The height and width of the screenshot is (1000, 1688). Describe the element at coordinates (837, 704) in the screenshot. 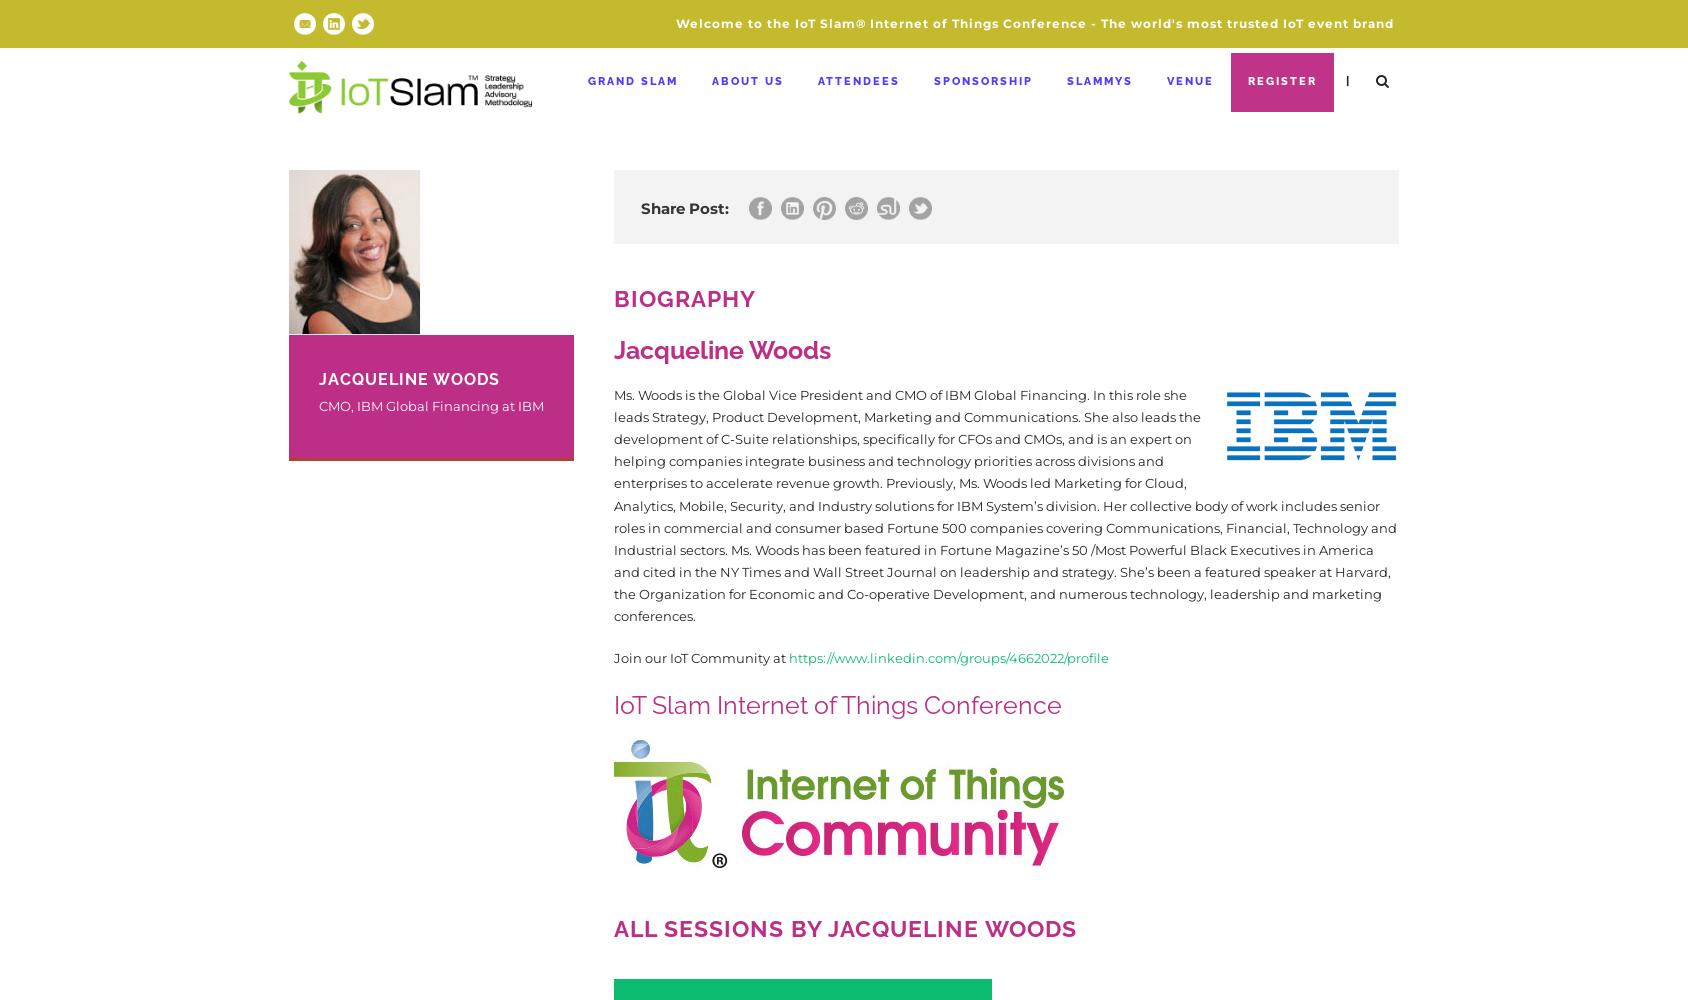

I see `'IoT Slam Internet of Things Conference'` at that location.